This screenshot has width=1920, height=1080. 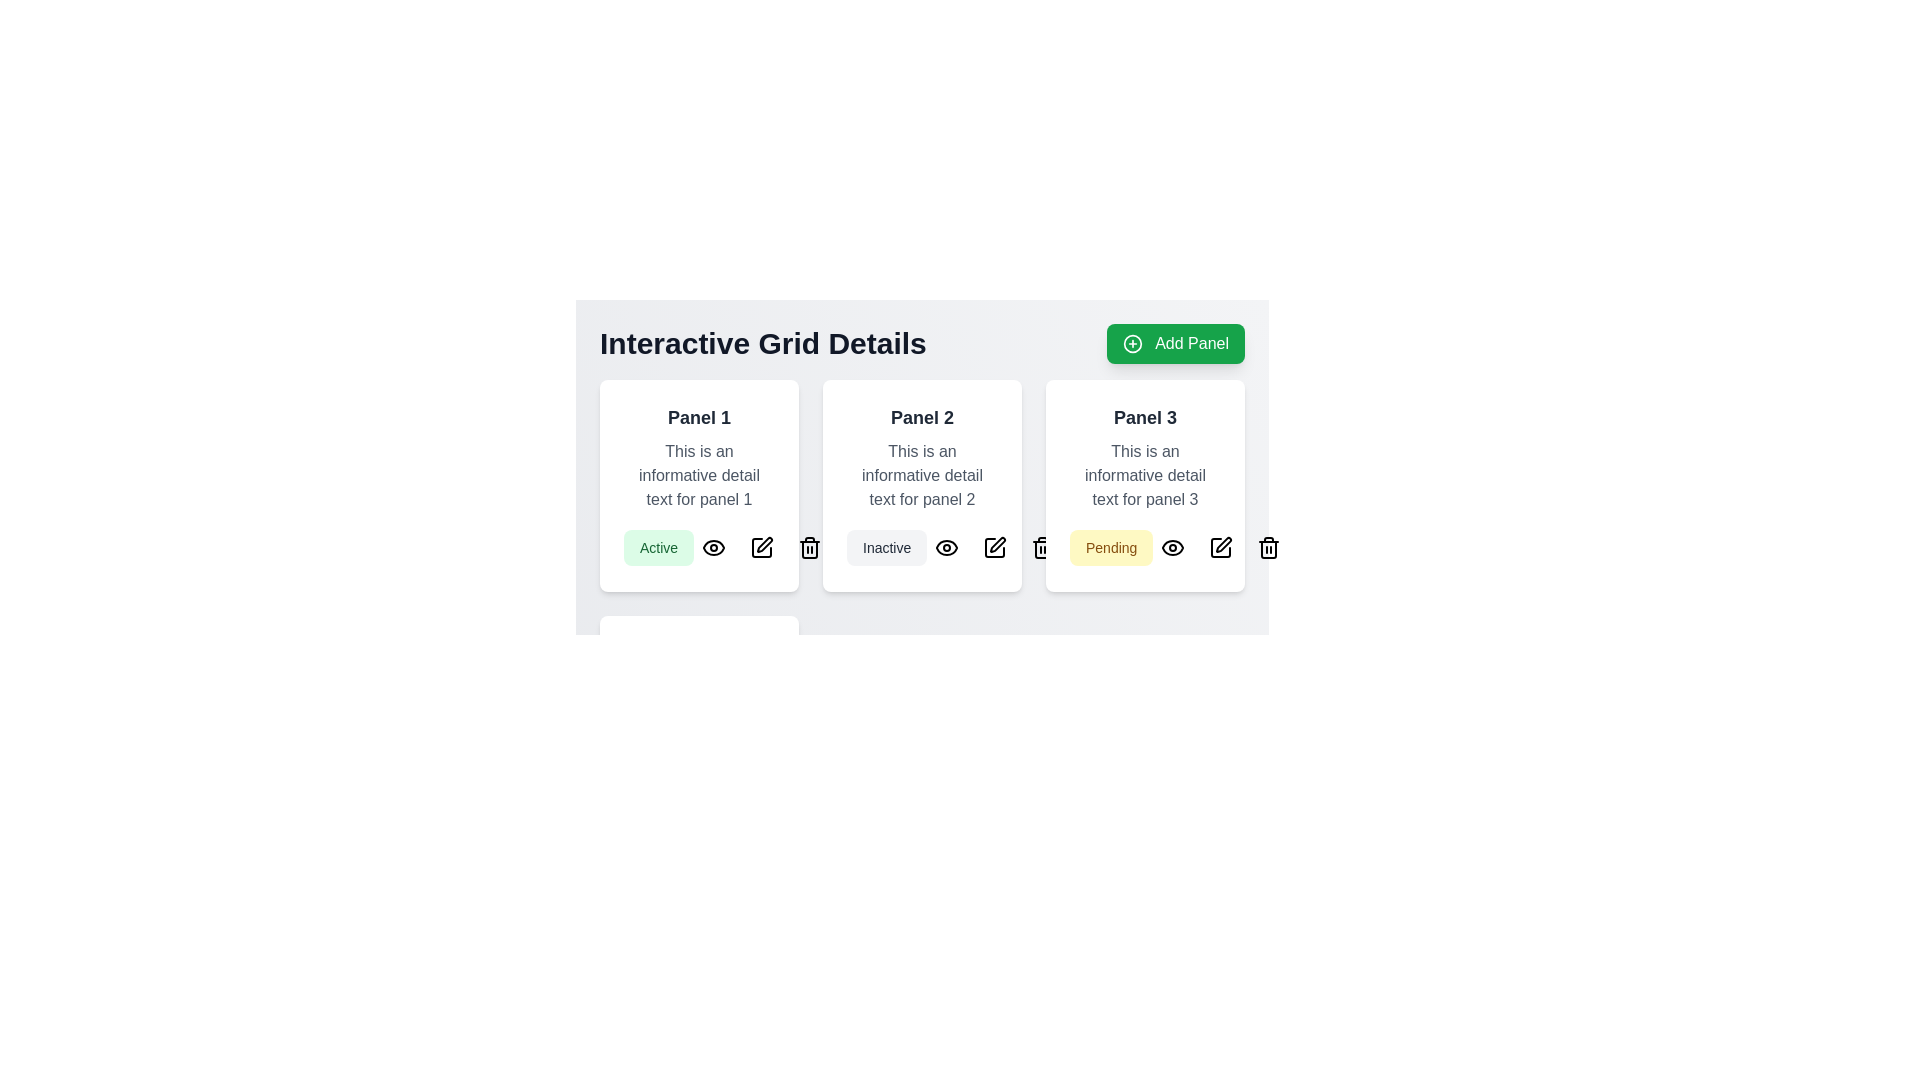 What do you see at coordinates (714, 547) in the screenshot?
I see `the eye icon located under the 'Active' status indicator in the 'Panel 1' card` at bounding box center [714, 547].